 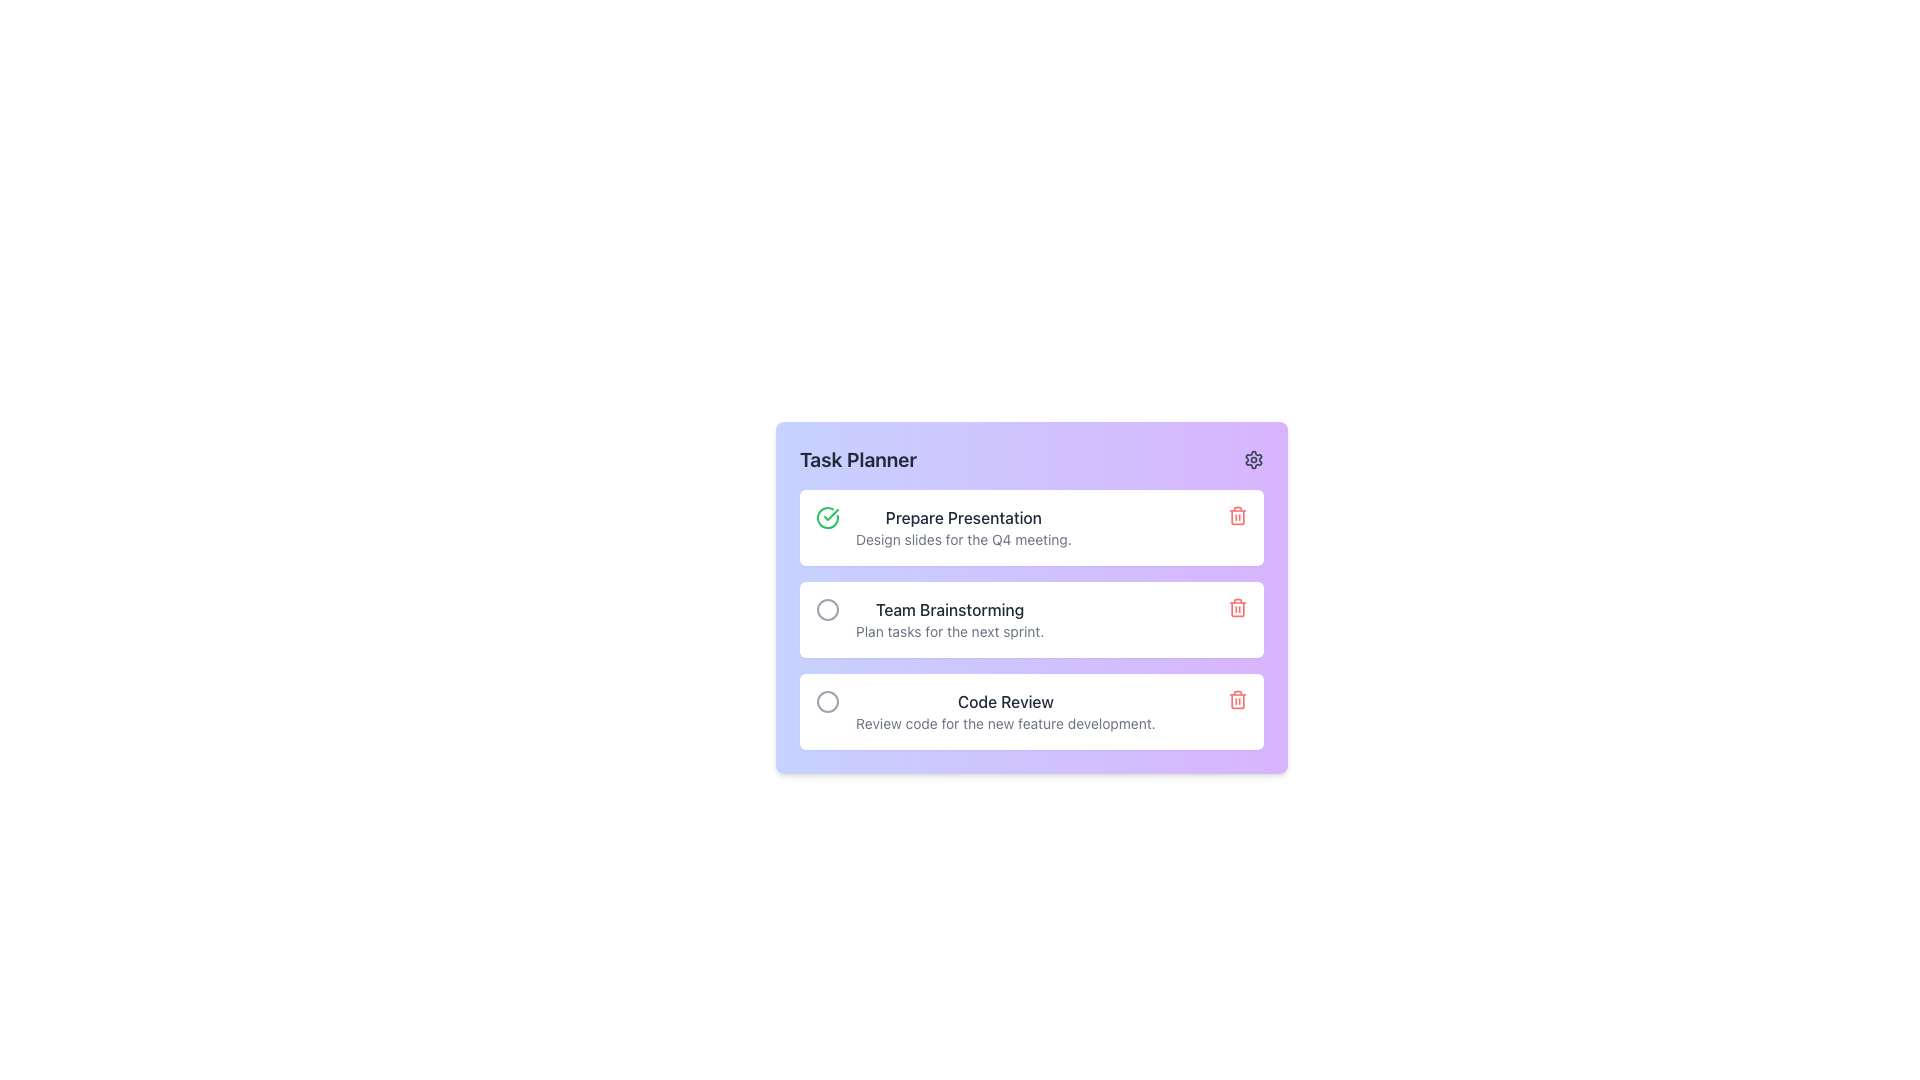 What do you see at coordinates (949, 619) in the screenshot?
I see `the text display element titled 'Team Brainstorming' with the subtitle 'Plan tasks for the next sprint.'` at bounding box center [949, 619].